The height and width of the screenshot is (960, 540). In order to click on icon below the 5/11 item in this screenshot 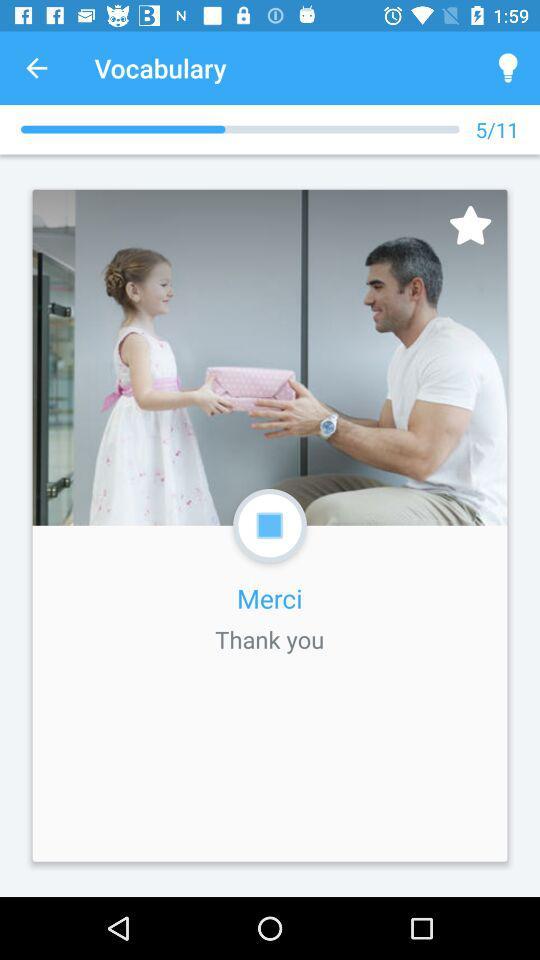, I will do `click(470, 225)`.